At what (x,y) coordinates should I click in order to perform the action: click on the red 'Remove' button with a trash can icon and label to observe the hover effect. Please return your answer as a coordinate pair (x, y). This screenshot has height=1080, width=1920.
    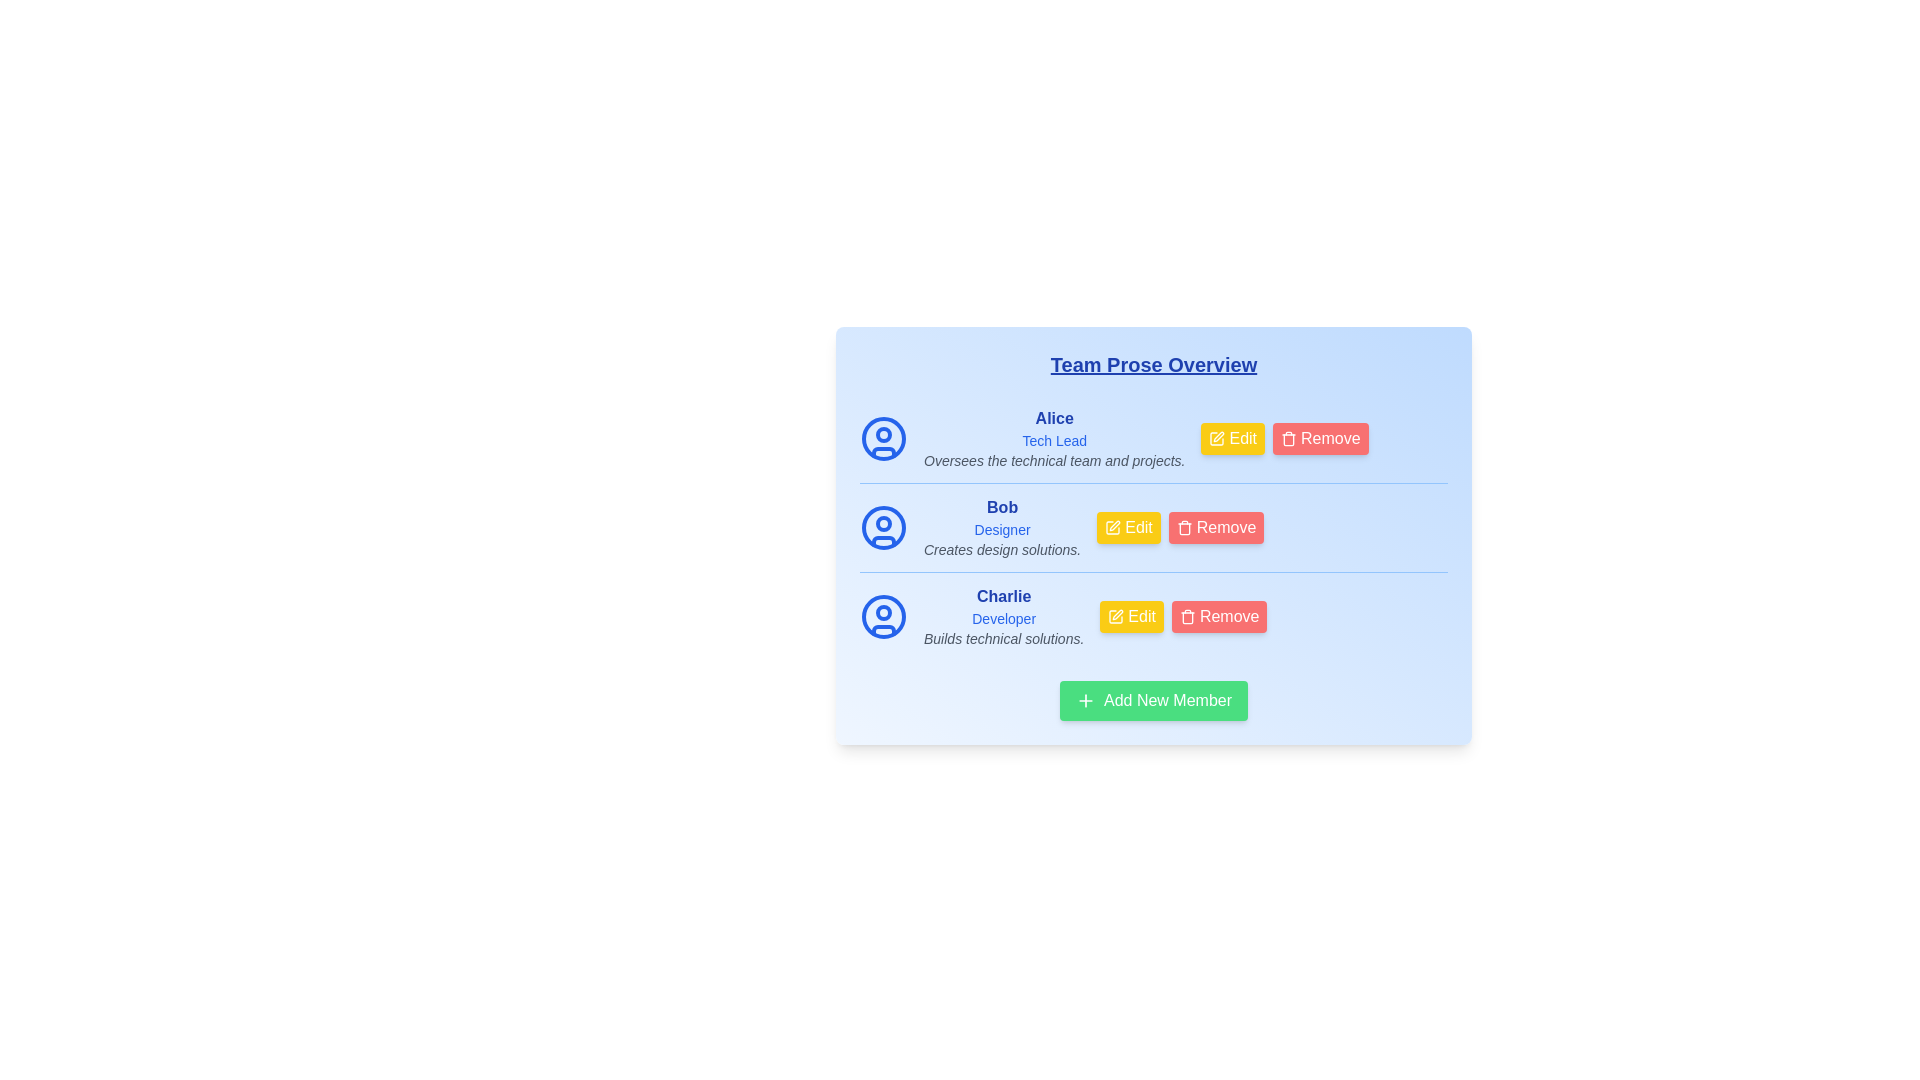
    Looking at the image, I should click on (1218, 616).